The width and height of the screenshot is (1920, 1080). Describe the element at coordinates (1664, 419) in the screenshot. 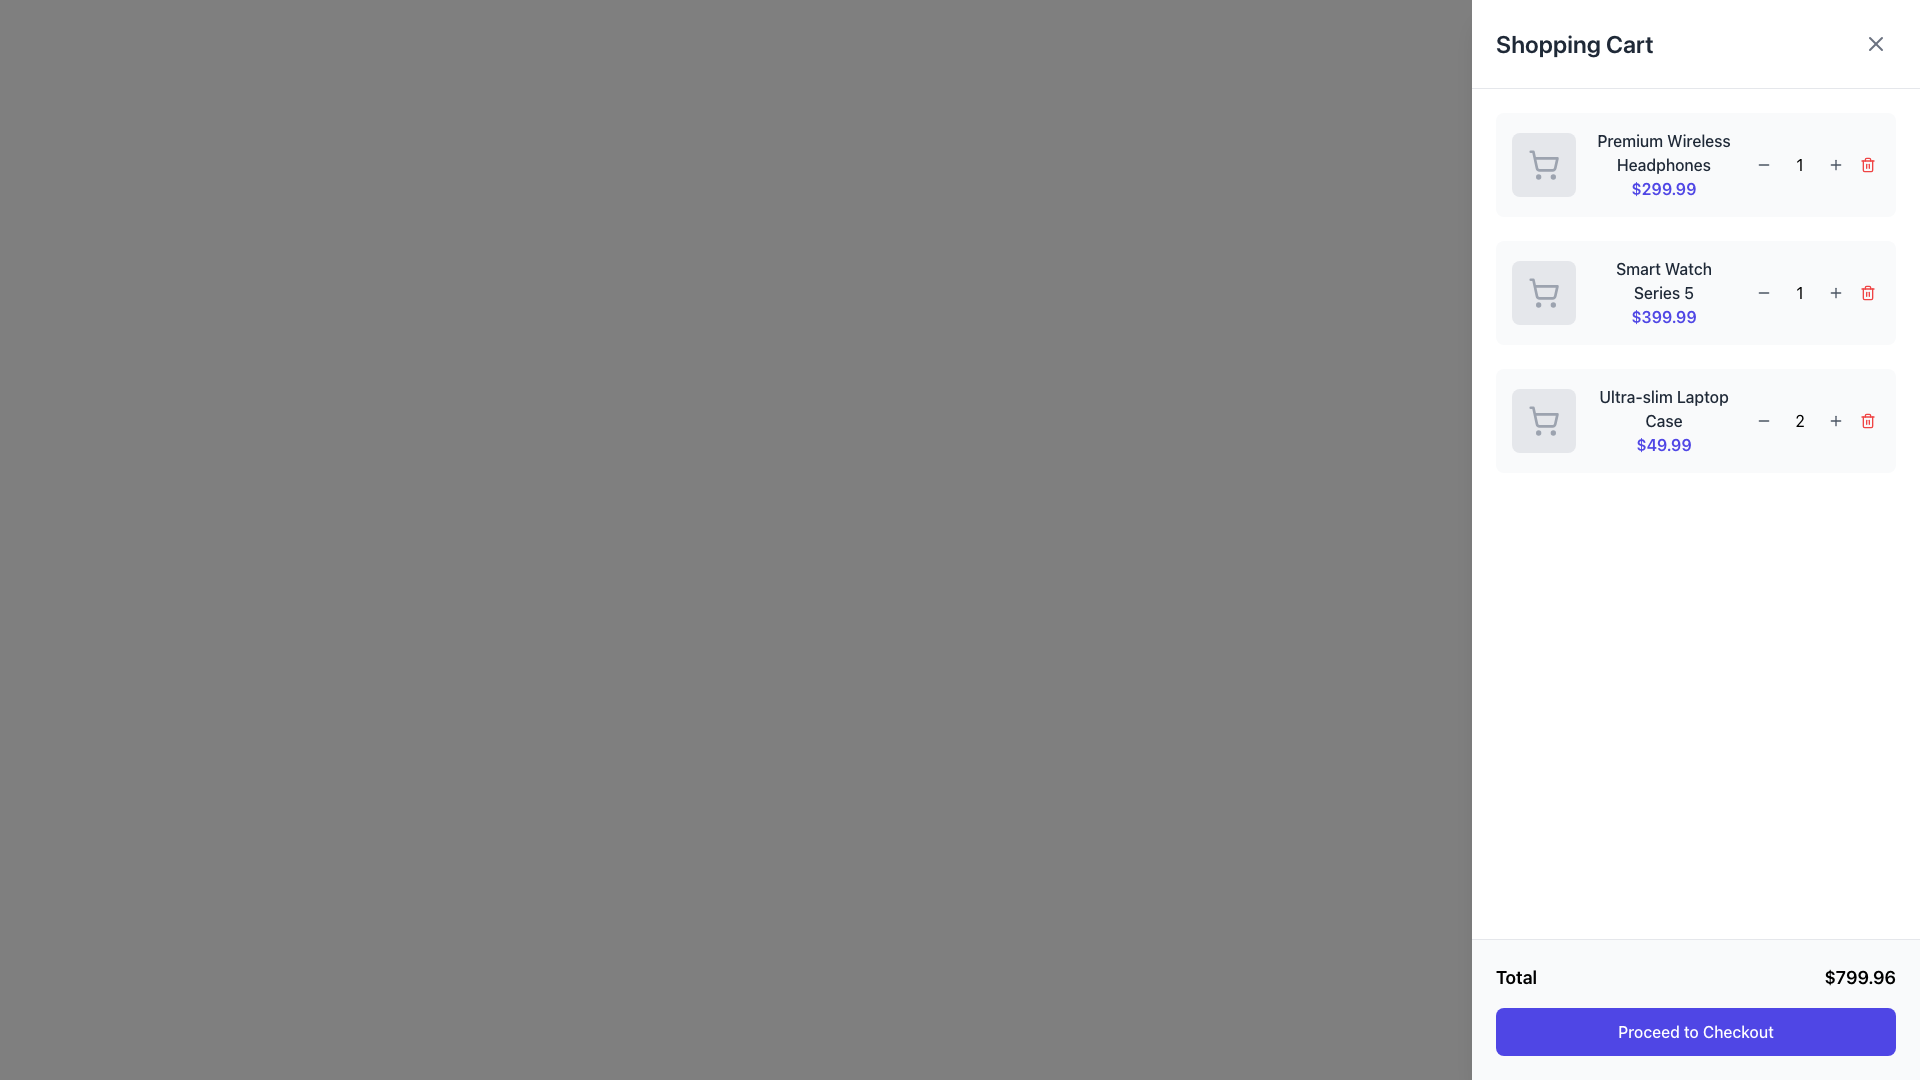

I see `the Text Block that provides information about the product name and its price in the shopping cart, located below the 'Smart Watch Series 5' item in the third position` at that location.